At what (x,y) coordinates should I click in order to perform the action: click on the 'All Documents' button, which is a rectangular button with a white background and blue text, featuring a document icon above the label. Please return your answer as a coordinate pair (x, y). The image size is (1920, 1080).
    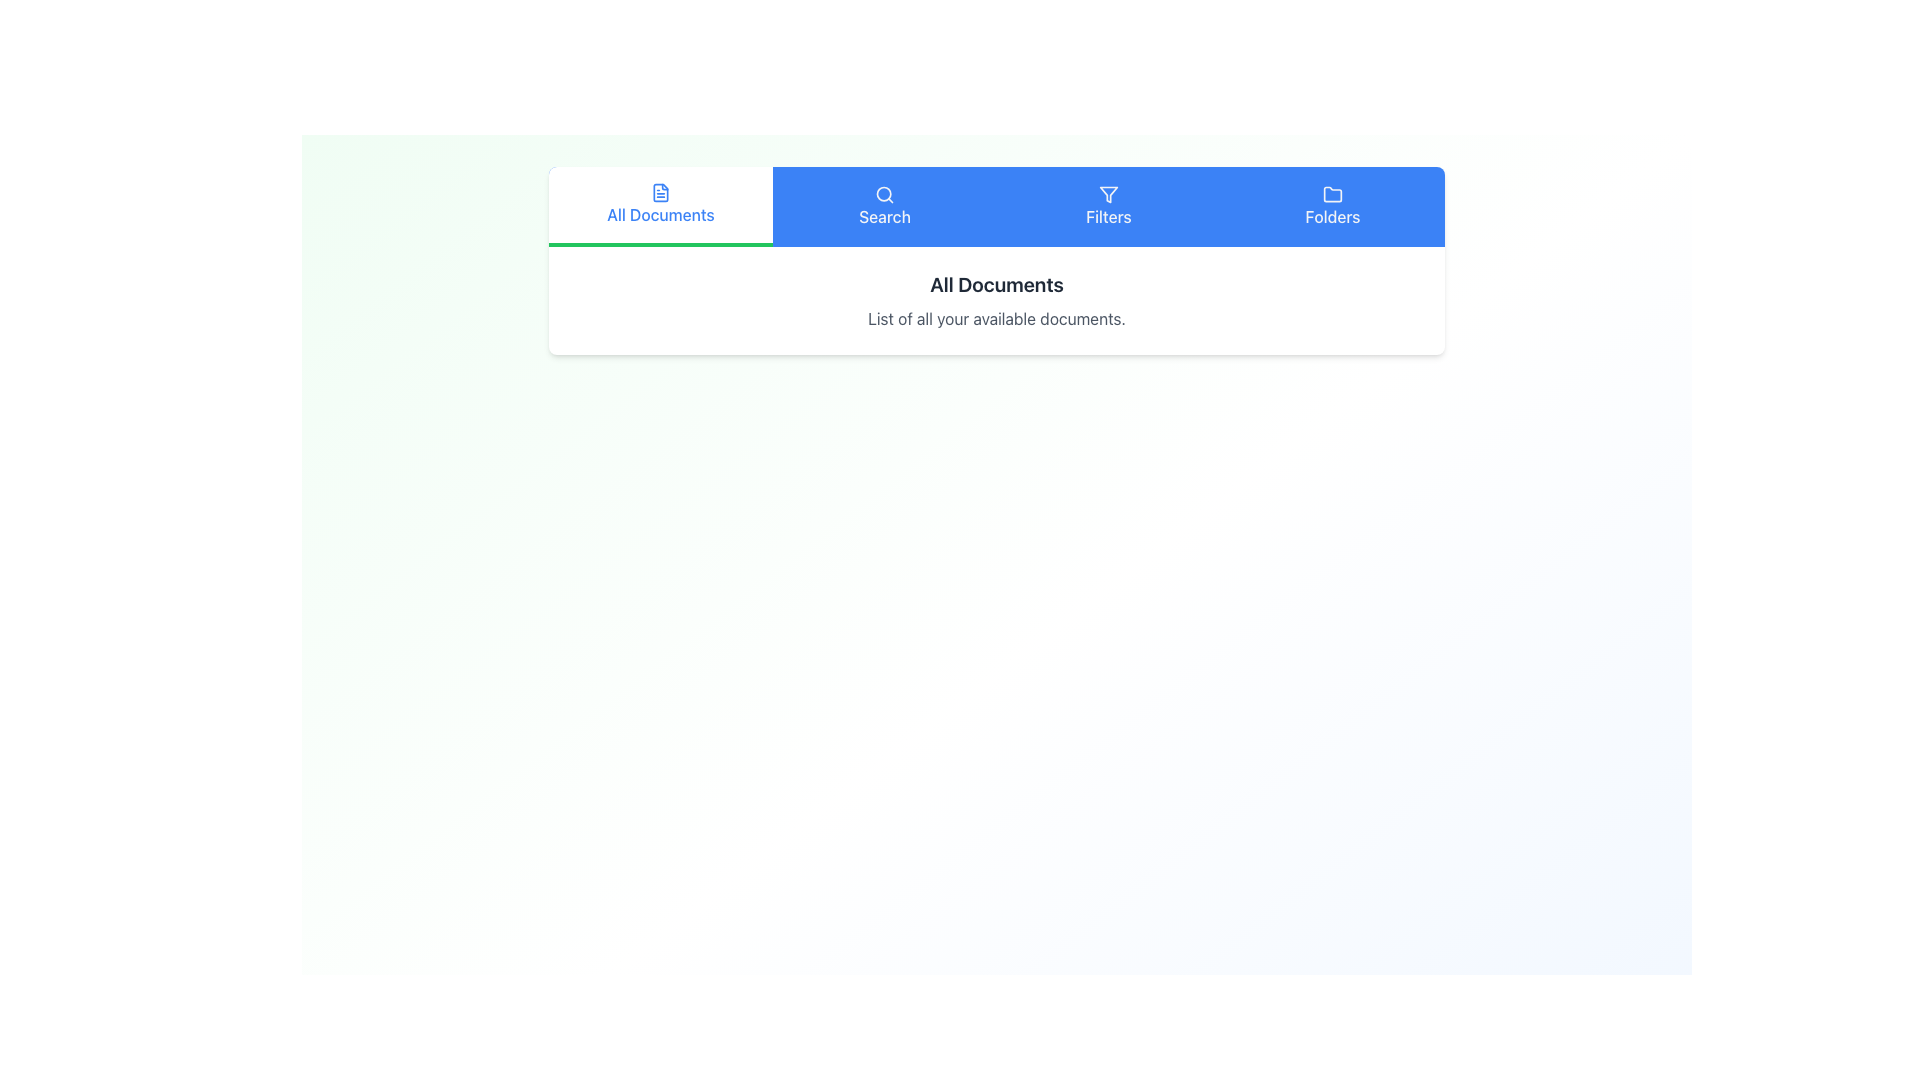
    Looking at the image, I should click on (661, 207).